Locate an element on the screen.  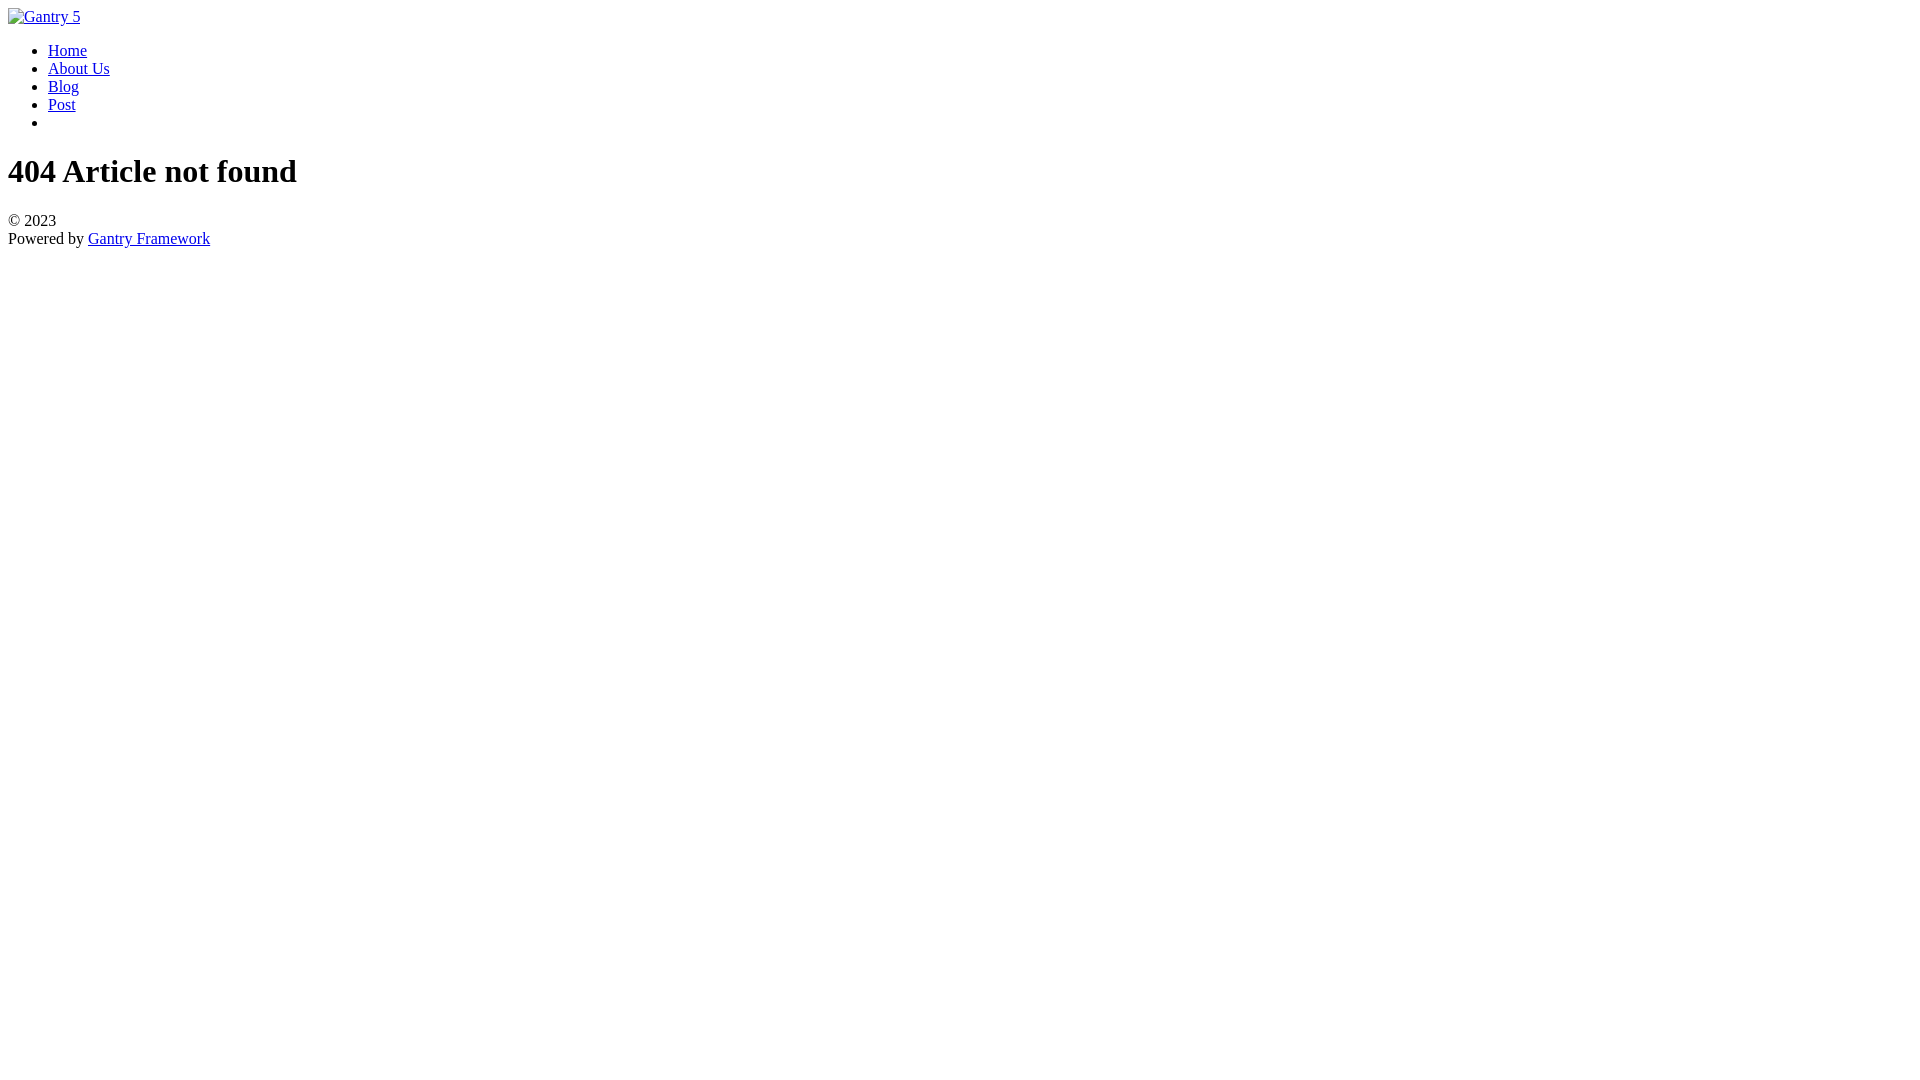
'Home' is located at coordinates (67, 49).